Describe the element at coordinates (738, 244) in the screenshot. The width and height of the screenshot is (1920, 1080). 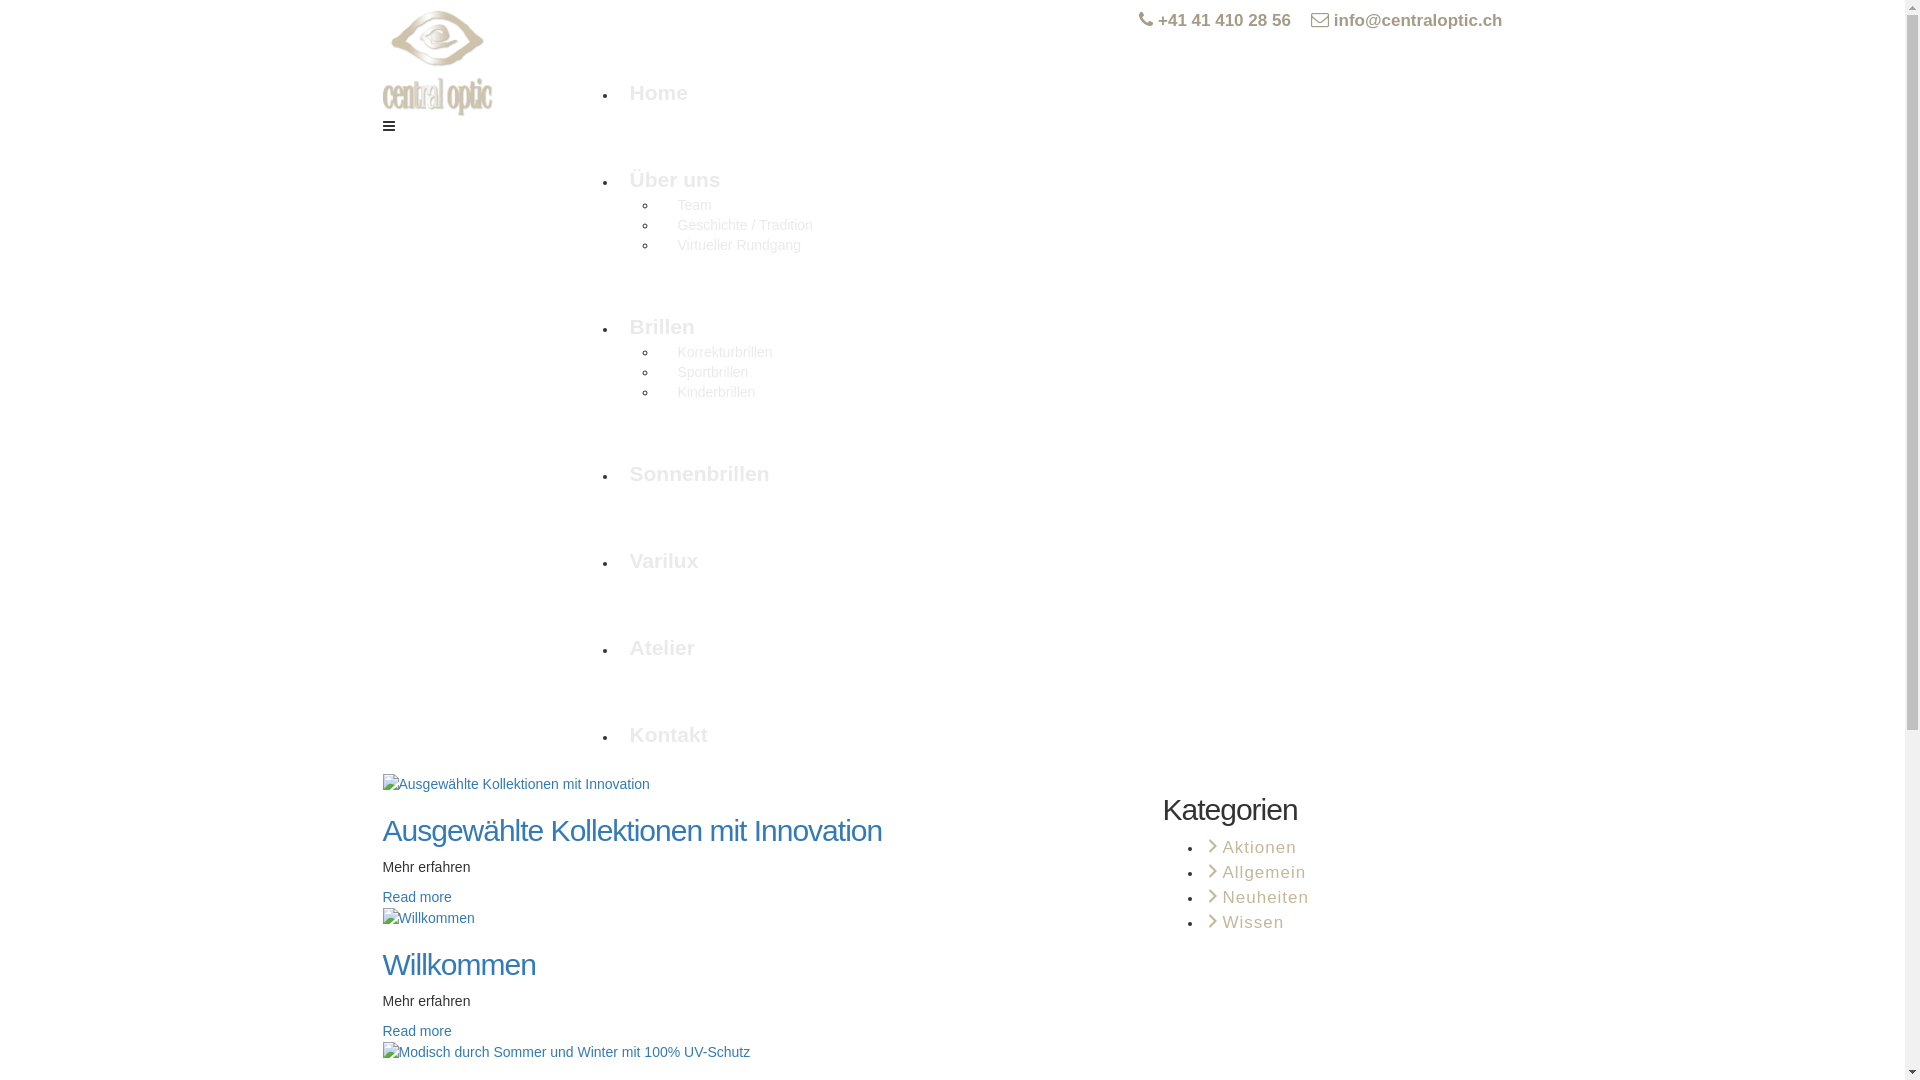
I see `'Virtueller Rundgang'` at that location.